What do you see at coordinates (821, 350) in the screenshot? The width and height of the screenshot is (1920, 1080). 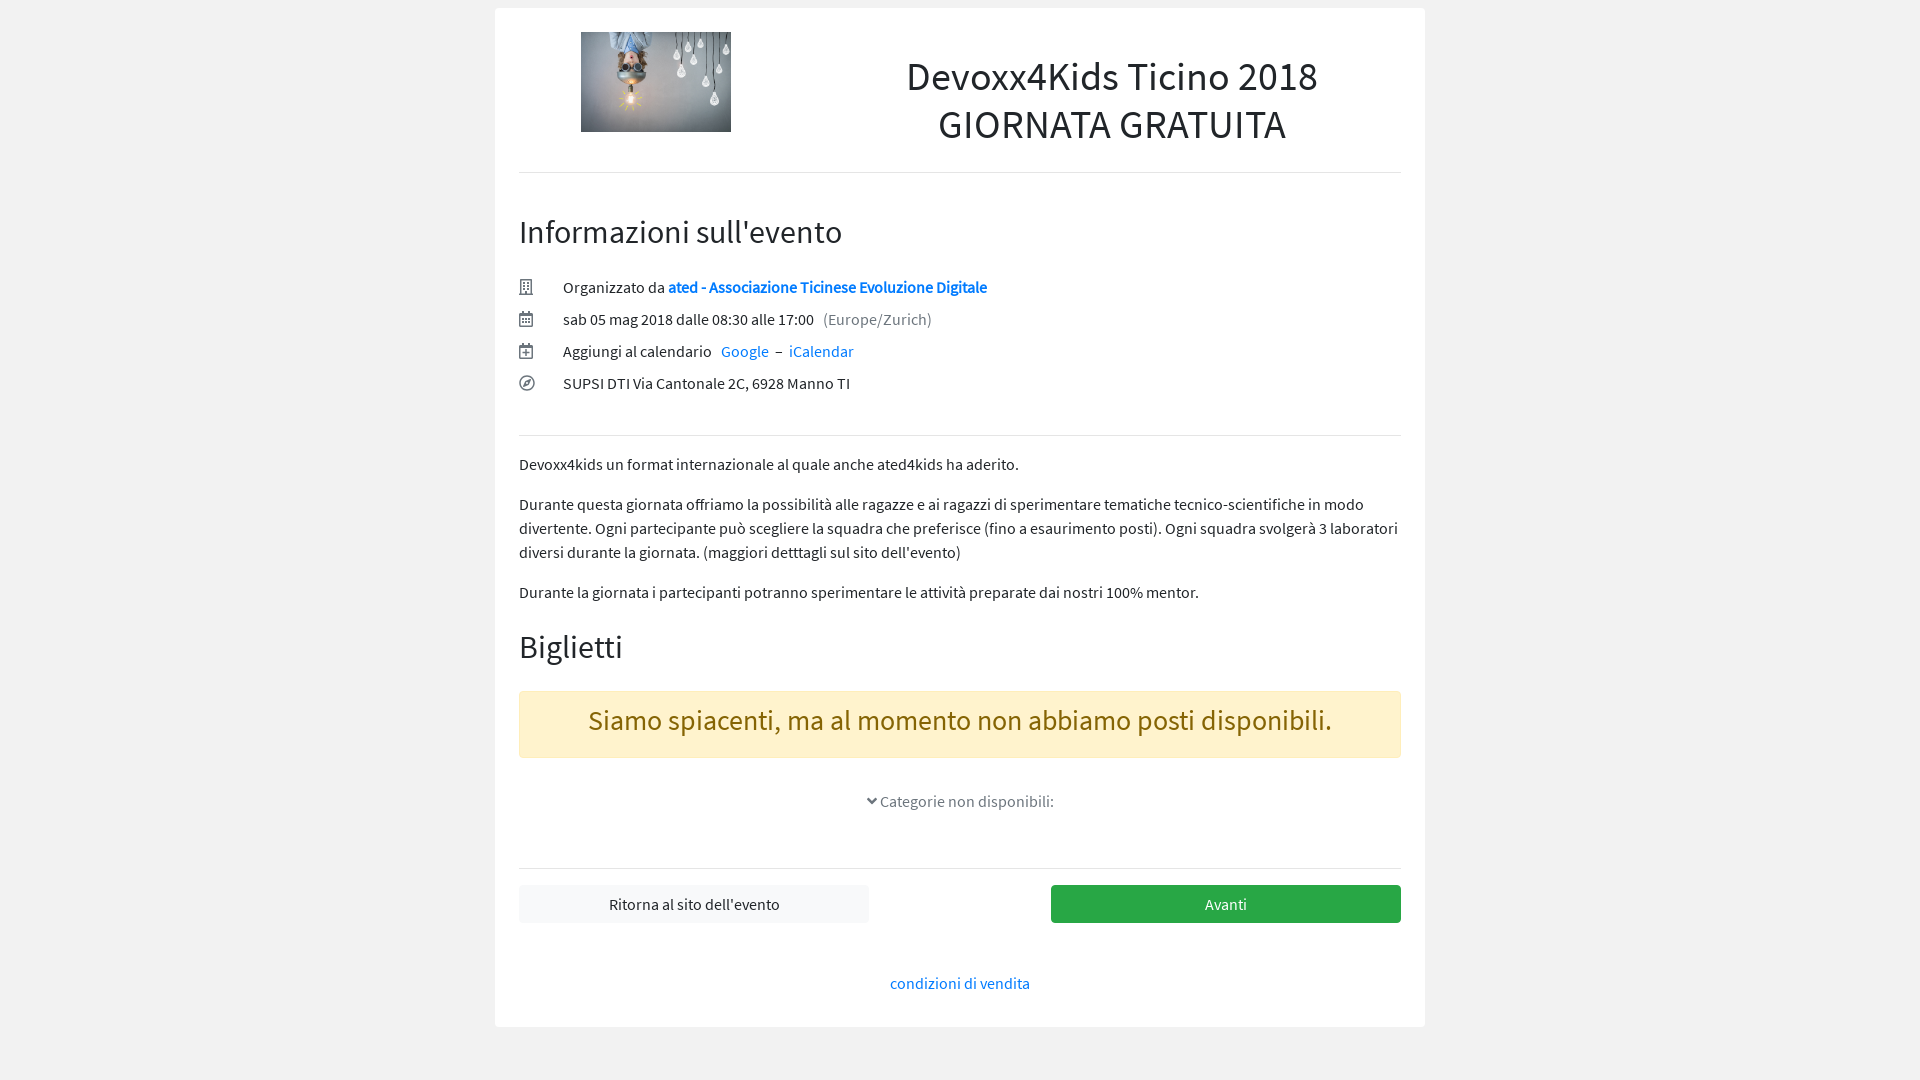 I see `'iCalendar'` at bounding box center [821, 350].